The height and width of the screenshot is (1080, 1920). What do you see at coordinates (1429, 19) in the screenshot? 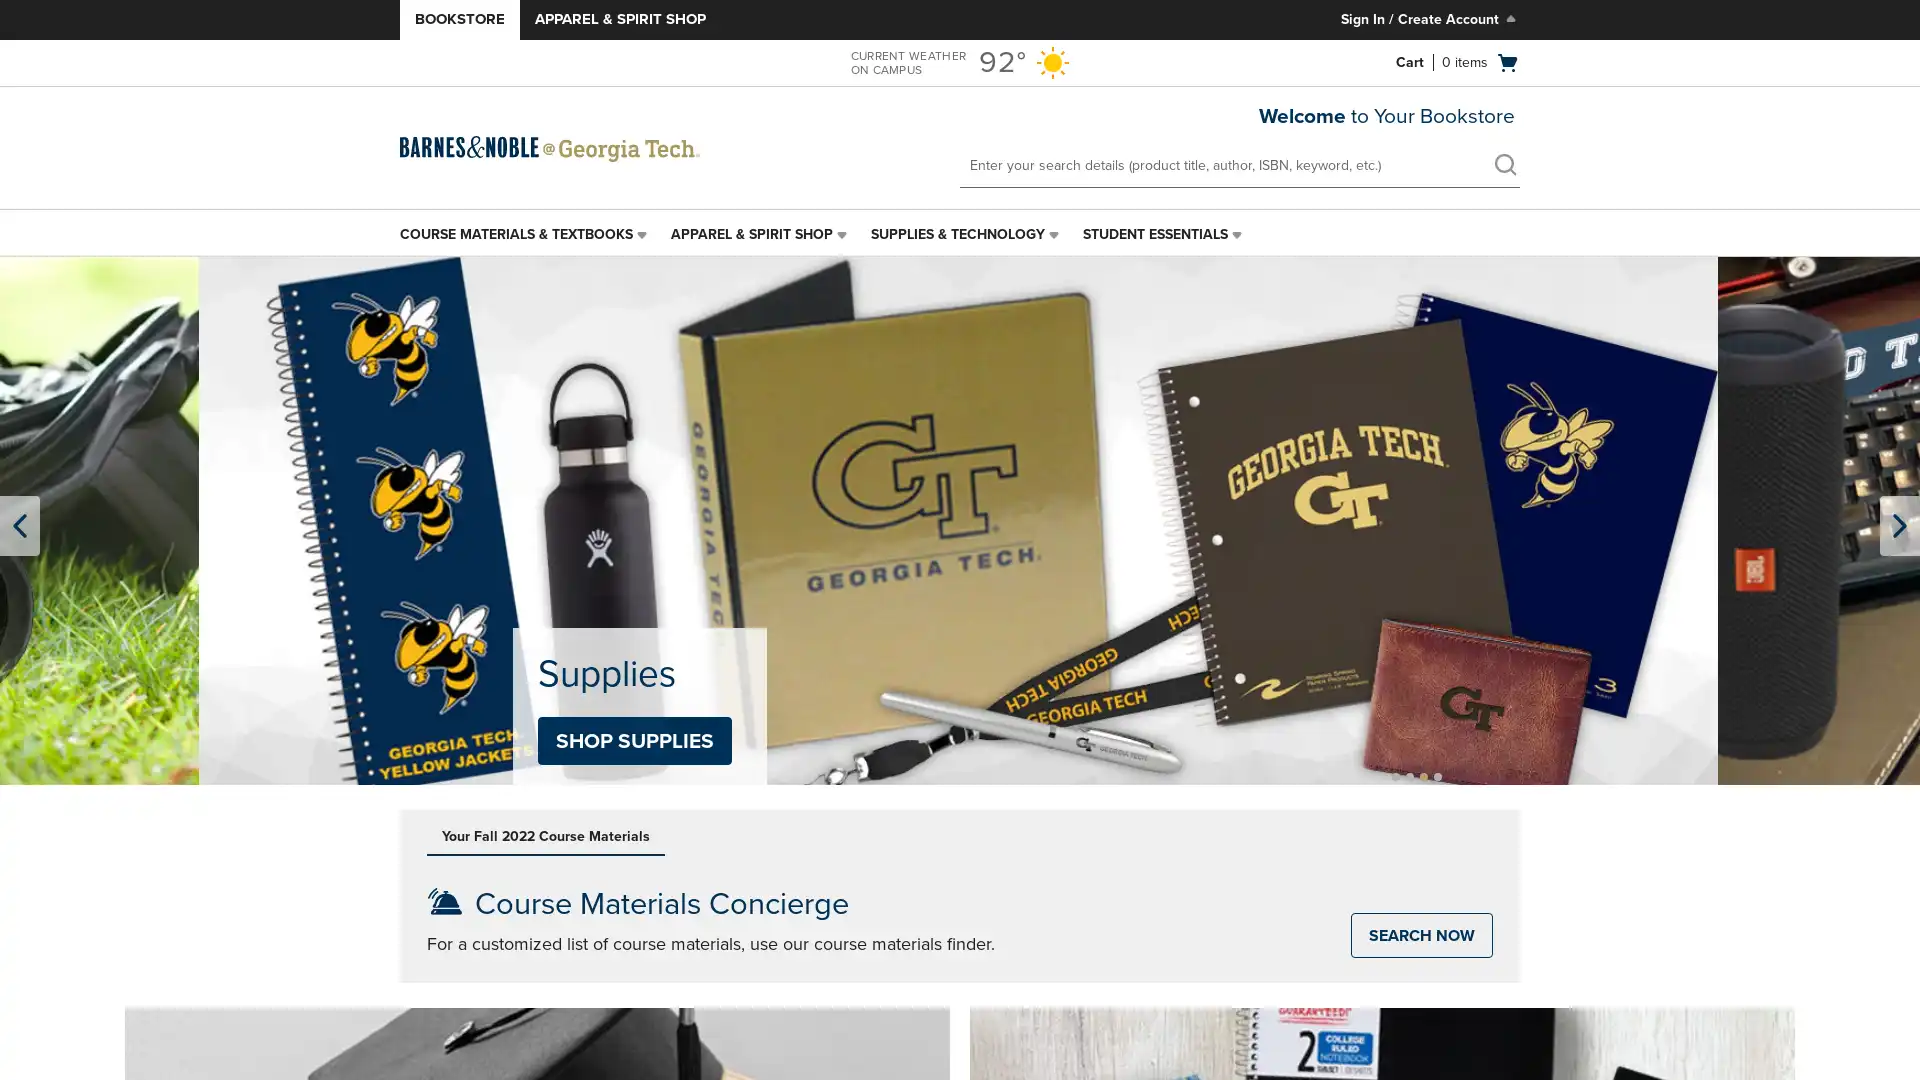
I see `Sign In/Create Account` at bounding box center [1429, 19].